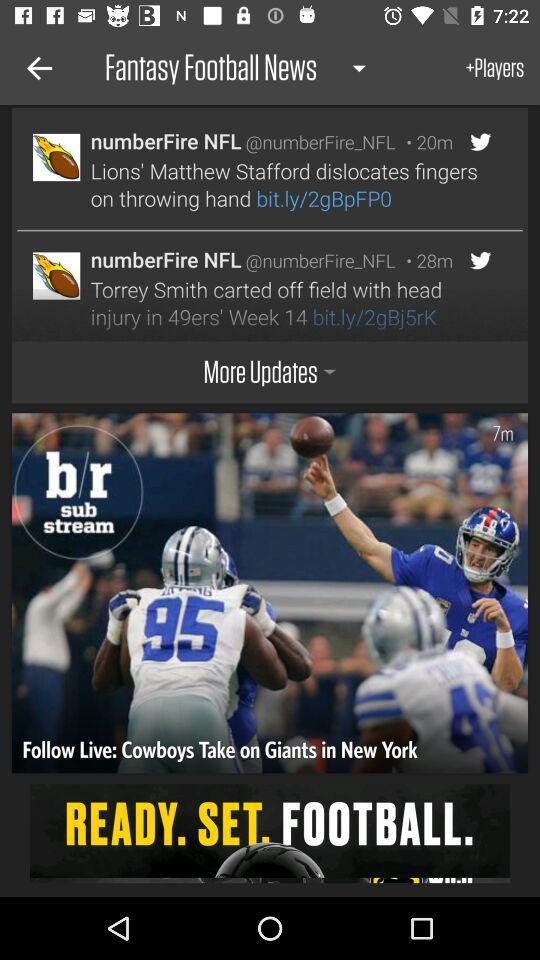 This screenshot has height=960, width=540. Describe the element at coordinates (287, 303) in the screenshot. I see `the icon below the numberfire nfl icon` at that location.